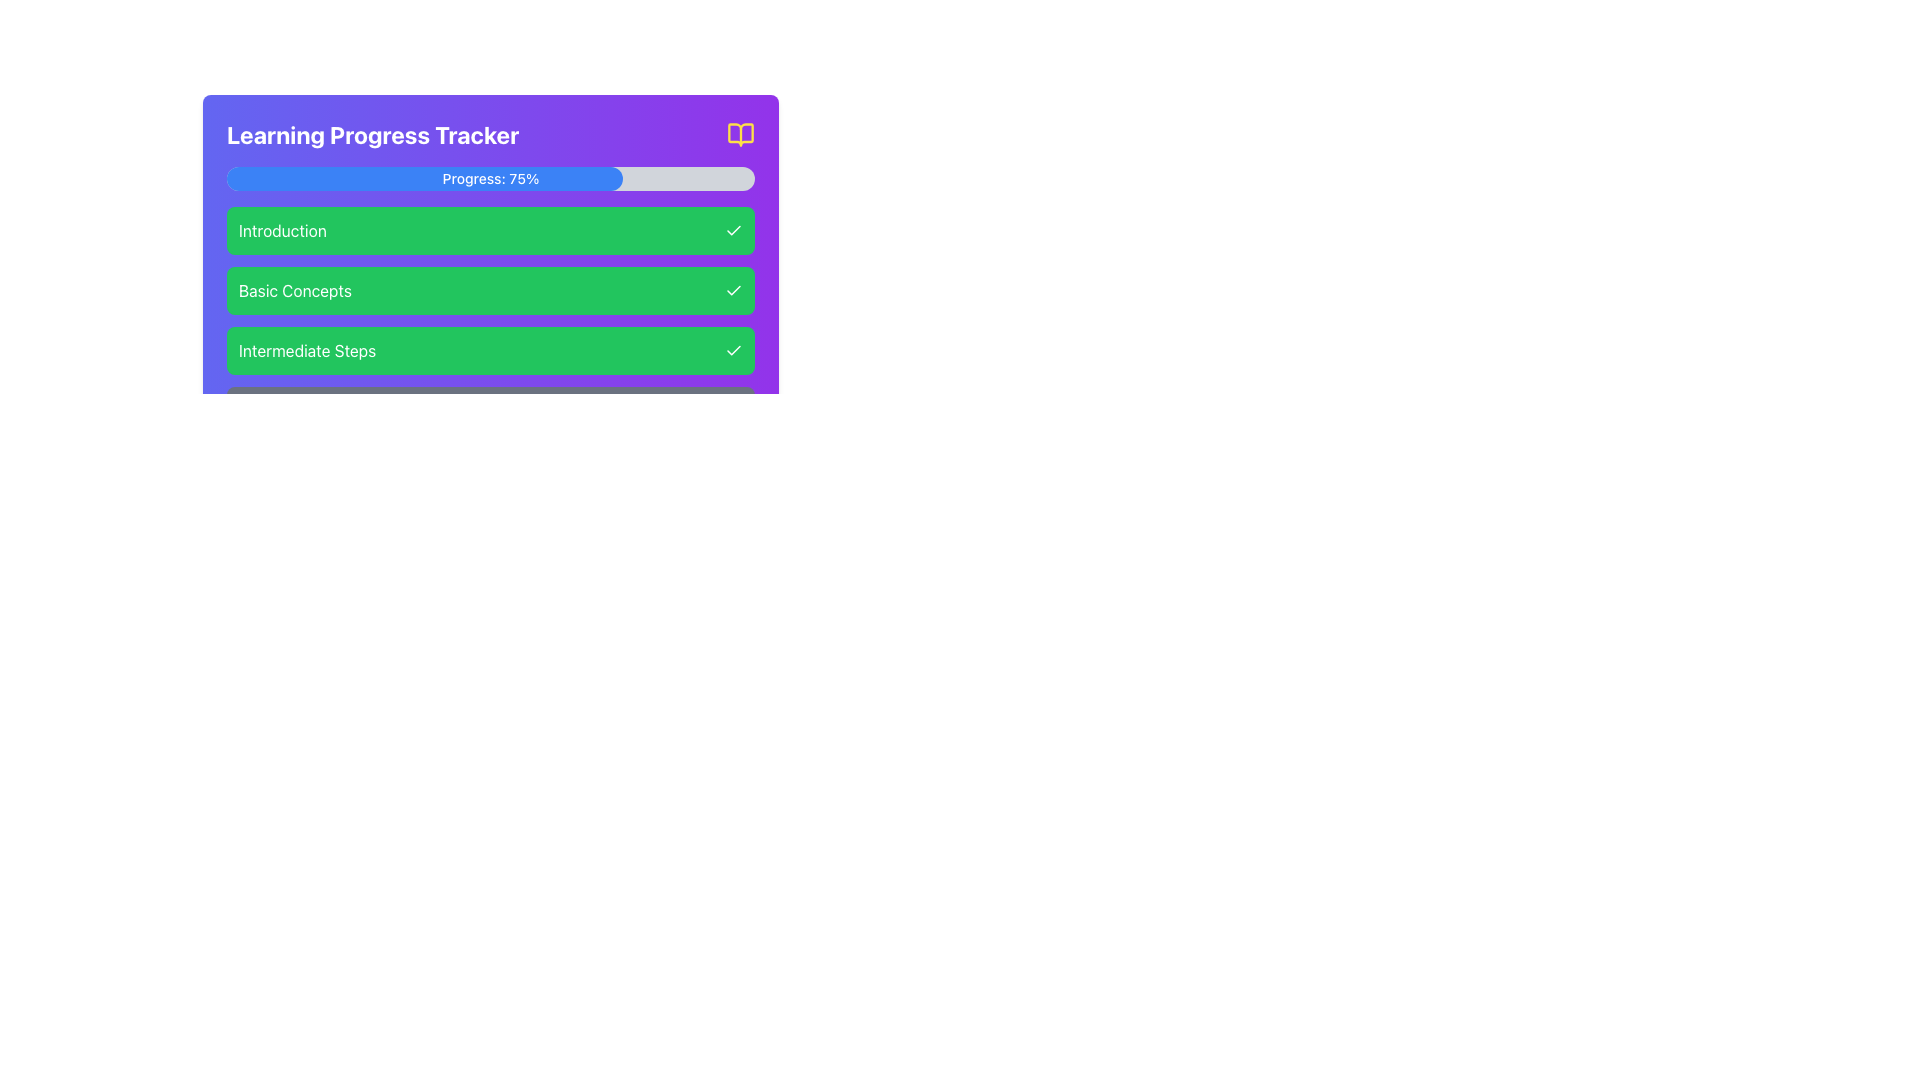  I want to click on the vibrant yellow open book icon located at the top-right corner of the 'Learning Progress Tracker' panel, so click(739, 135).